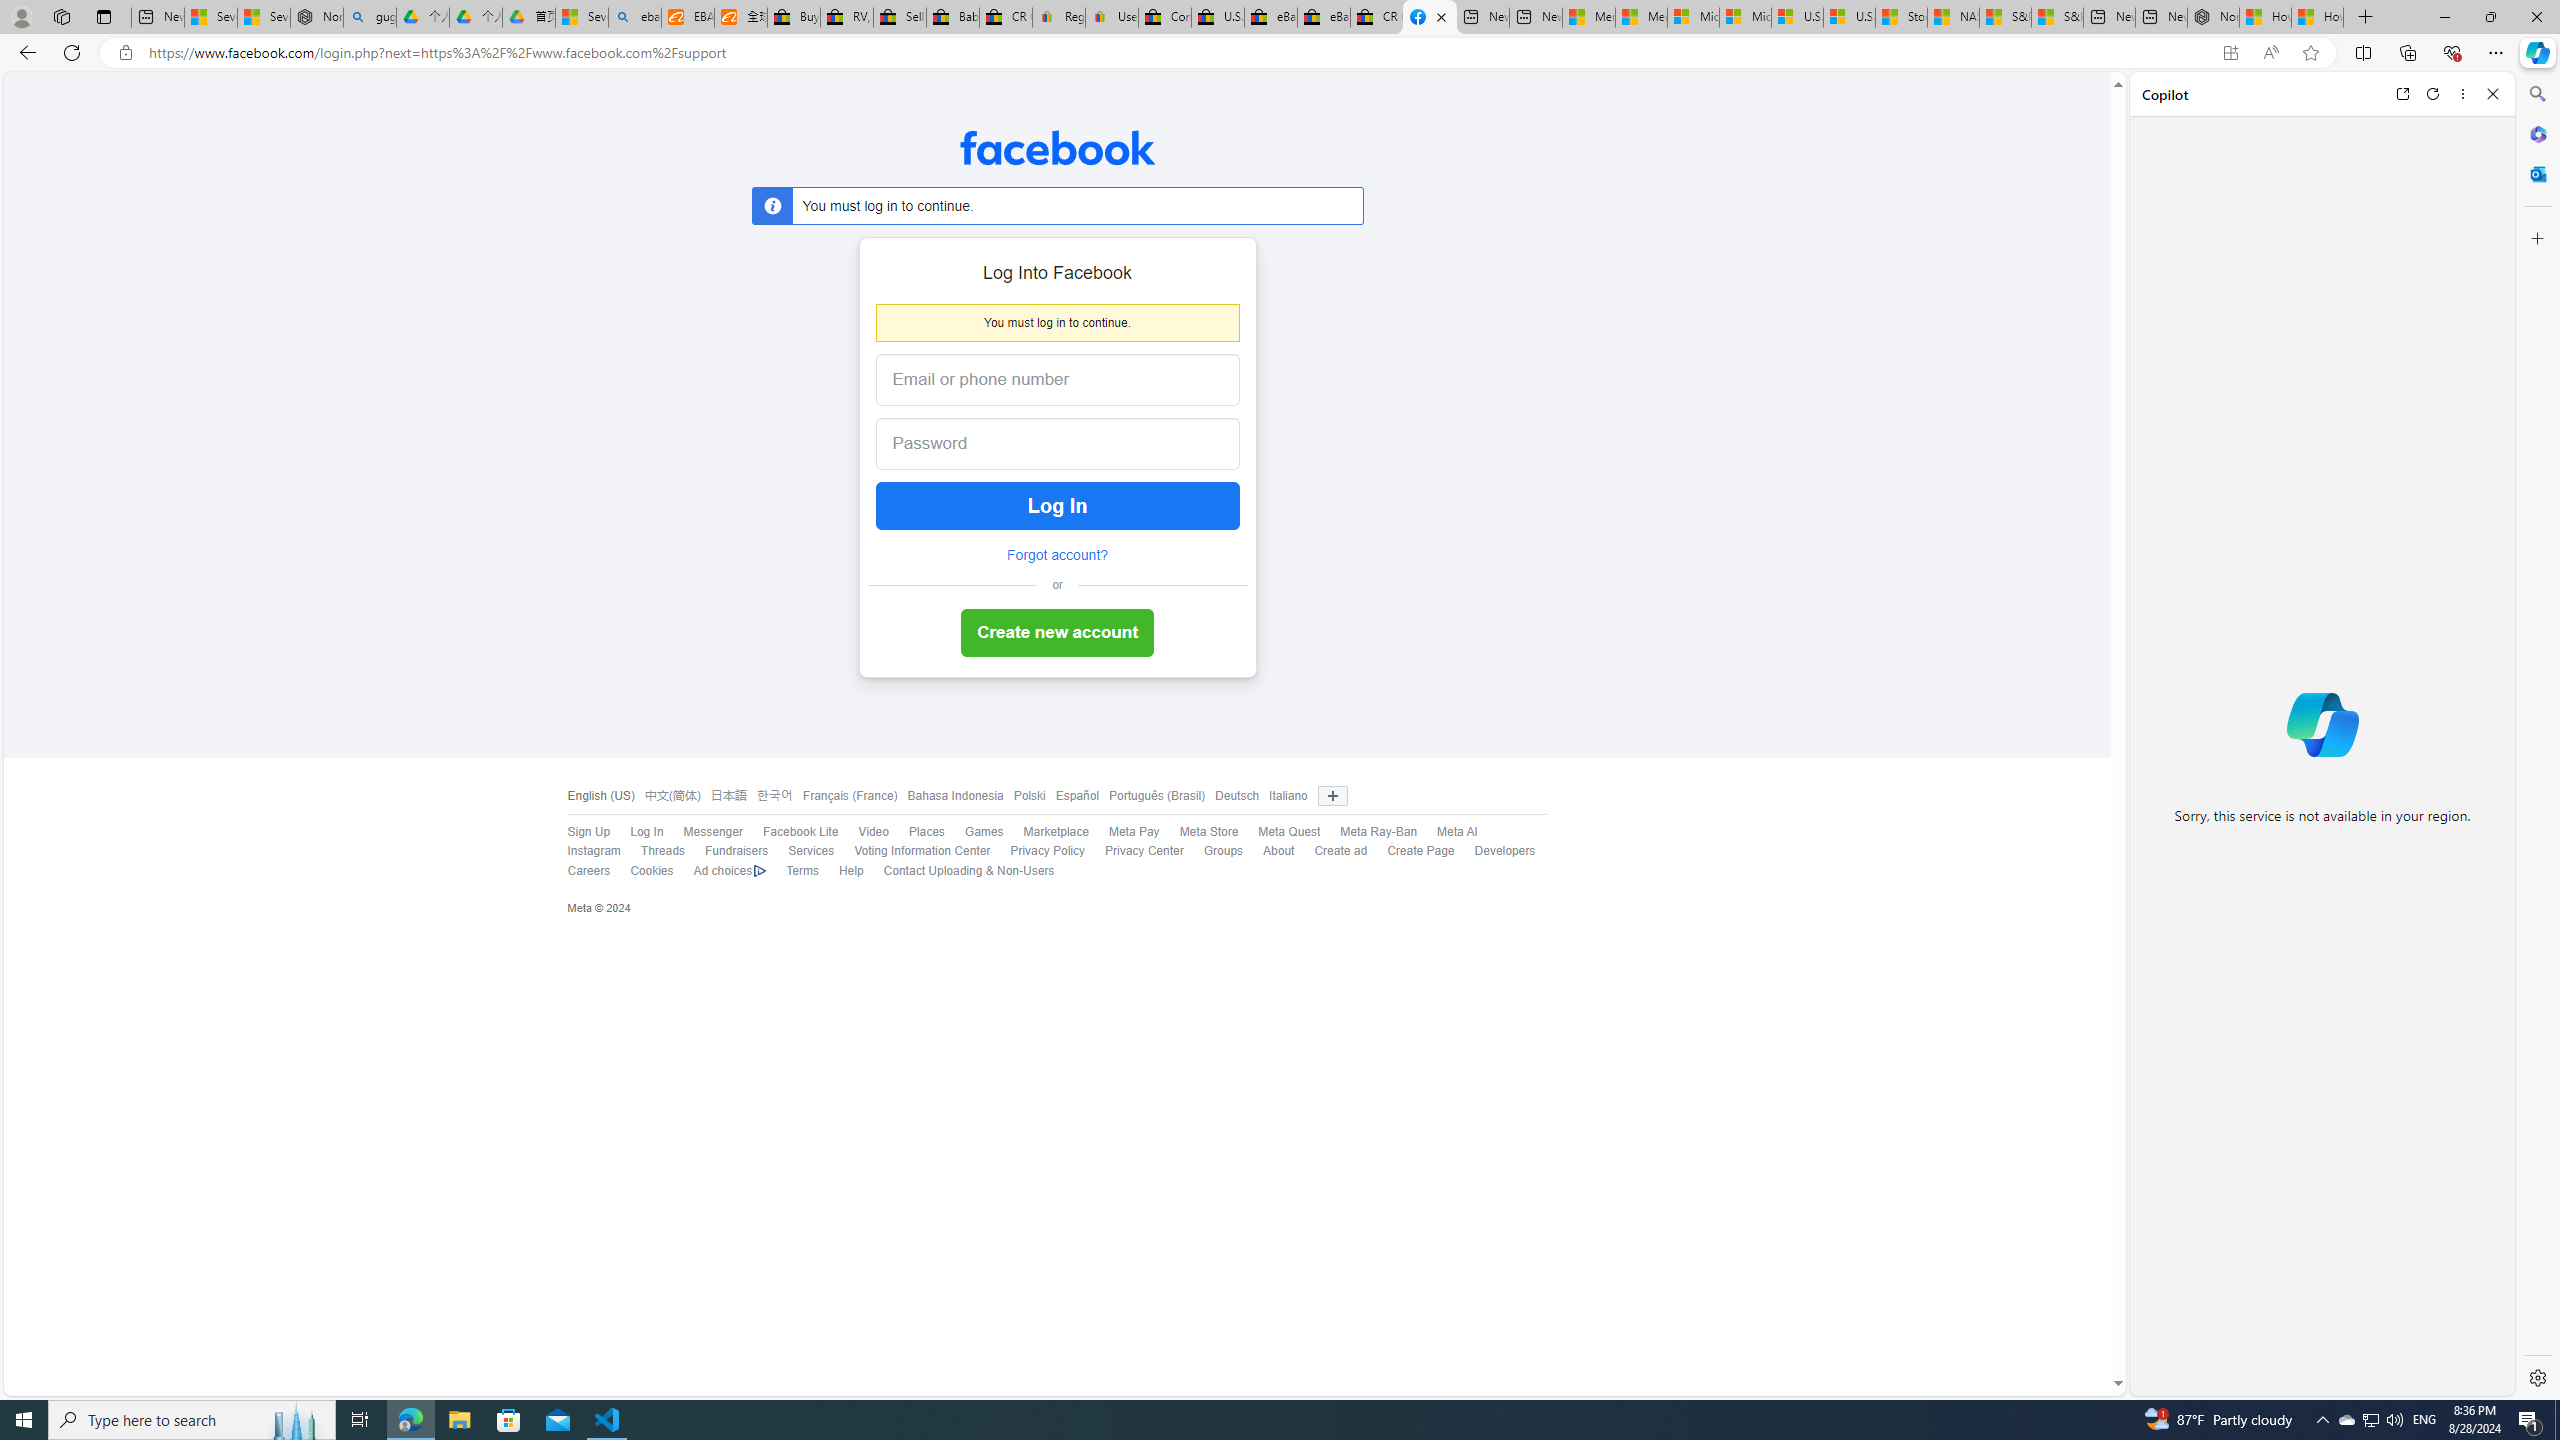  Describe the element at coordinates (1419, 850) in the screenshot. I see `'Create Page'` at that location.